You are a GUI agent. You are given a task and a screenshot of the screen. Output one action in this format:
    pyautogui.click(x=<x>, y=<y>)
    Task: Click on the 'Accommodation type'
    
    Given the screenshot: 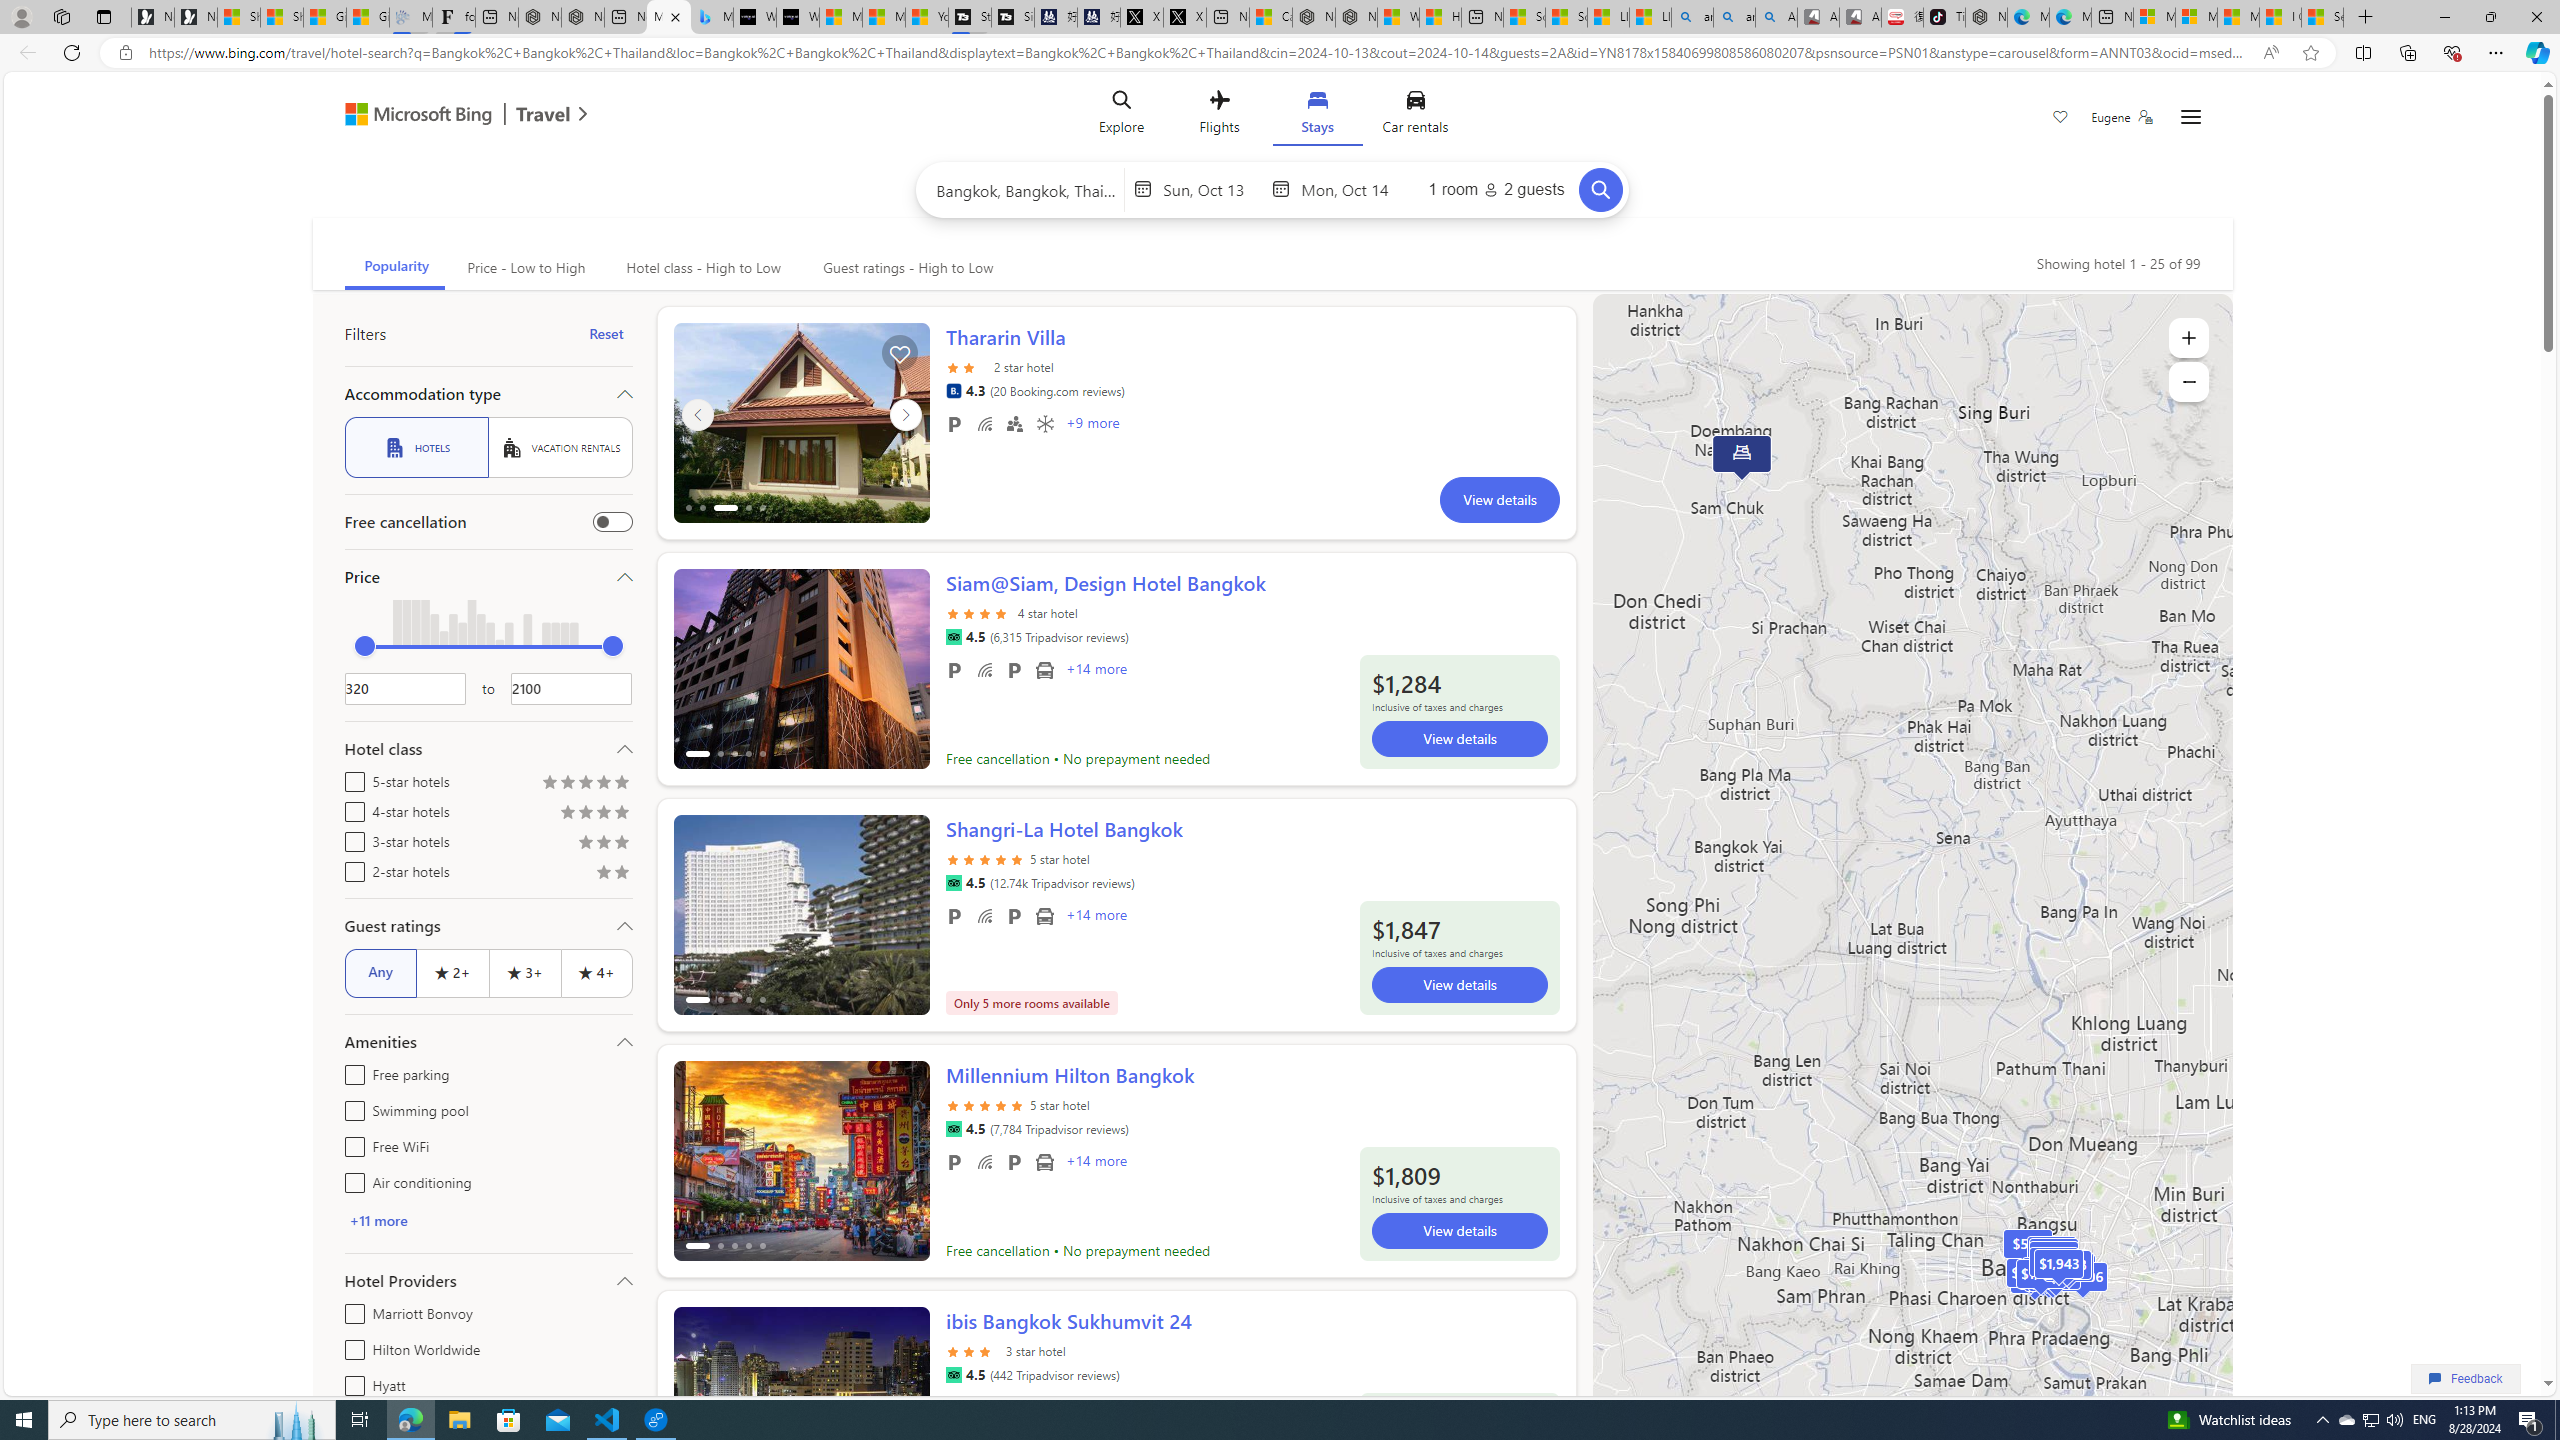 What is the action you would take?
    pyautogui.click(x=486, y=392)
    